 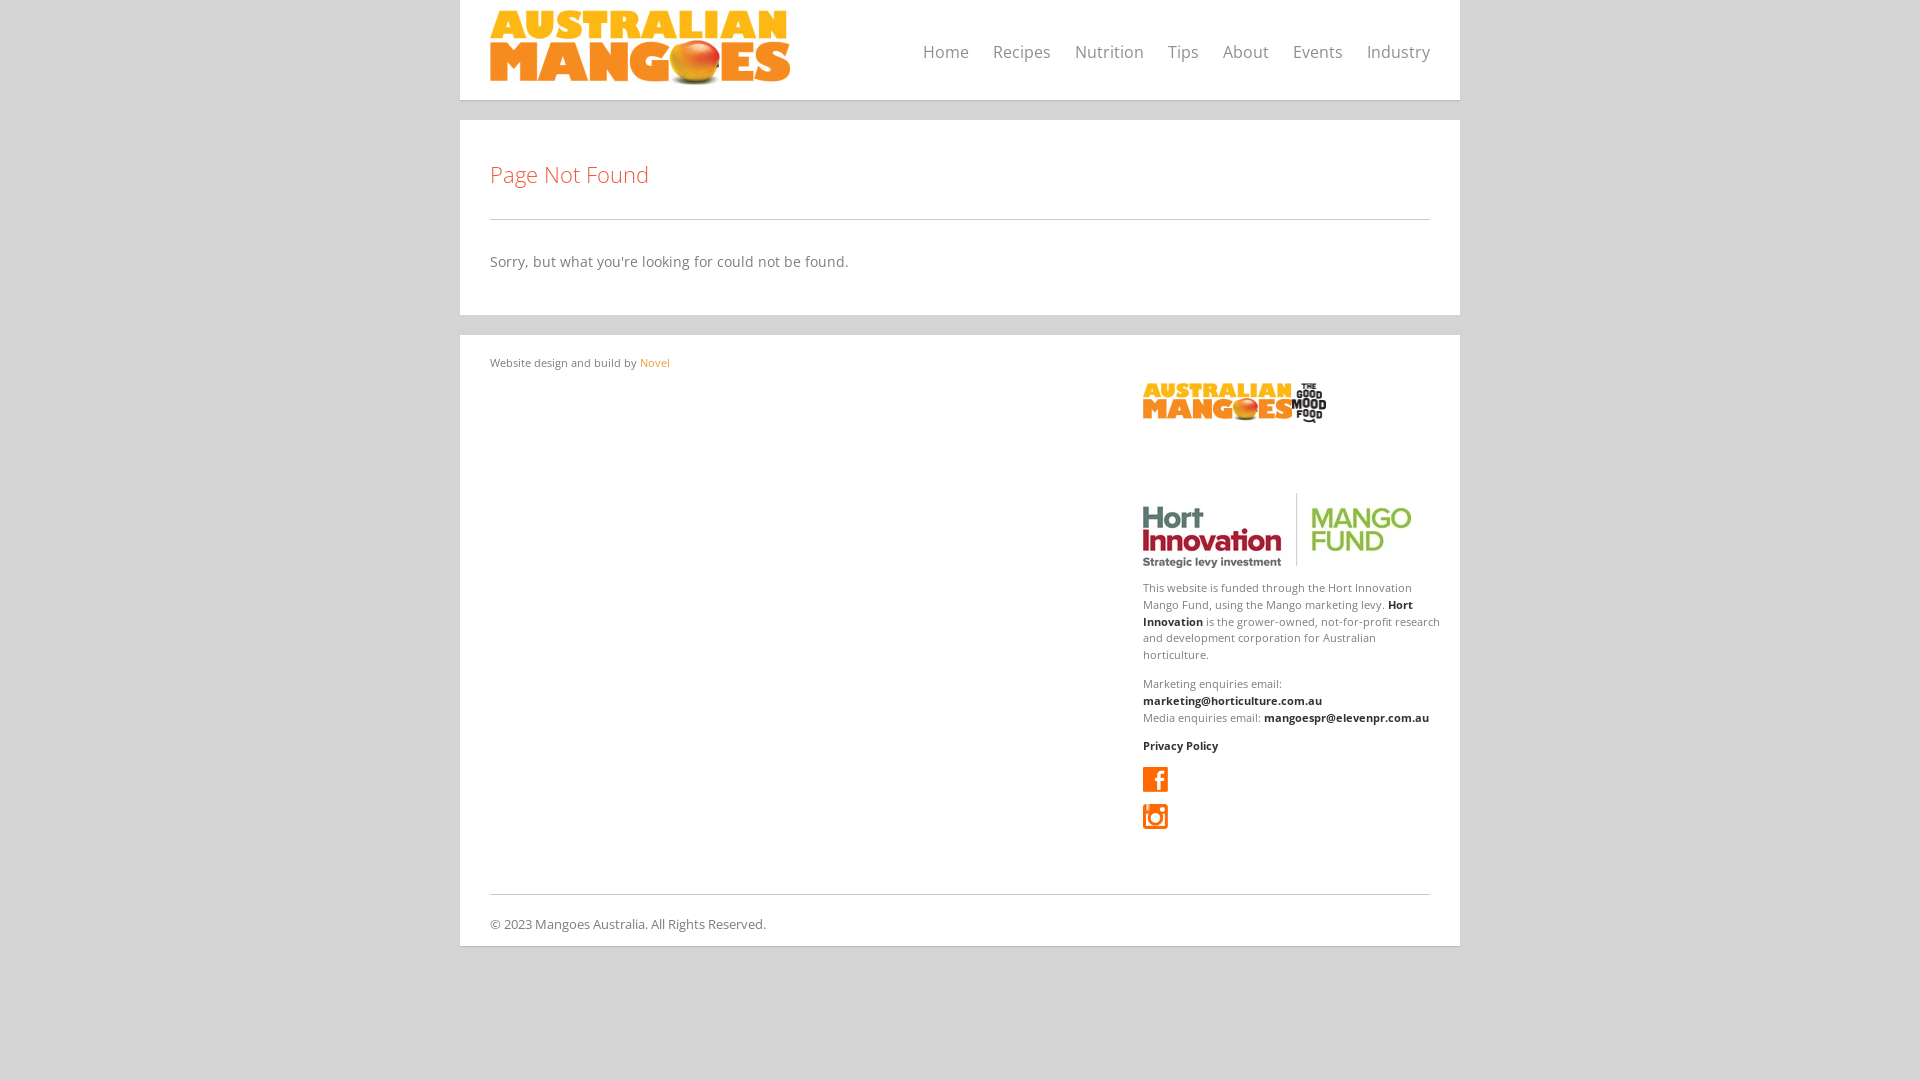 I want to click on 'Recipes', so click(x=1022, y=51).